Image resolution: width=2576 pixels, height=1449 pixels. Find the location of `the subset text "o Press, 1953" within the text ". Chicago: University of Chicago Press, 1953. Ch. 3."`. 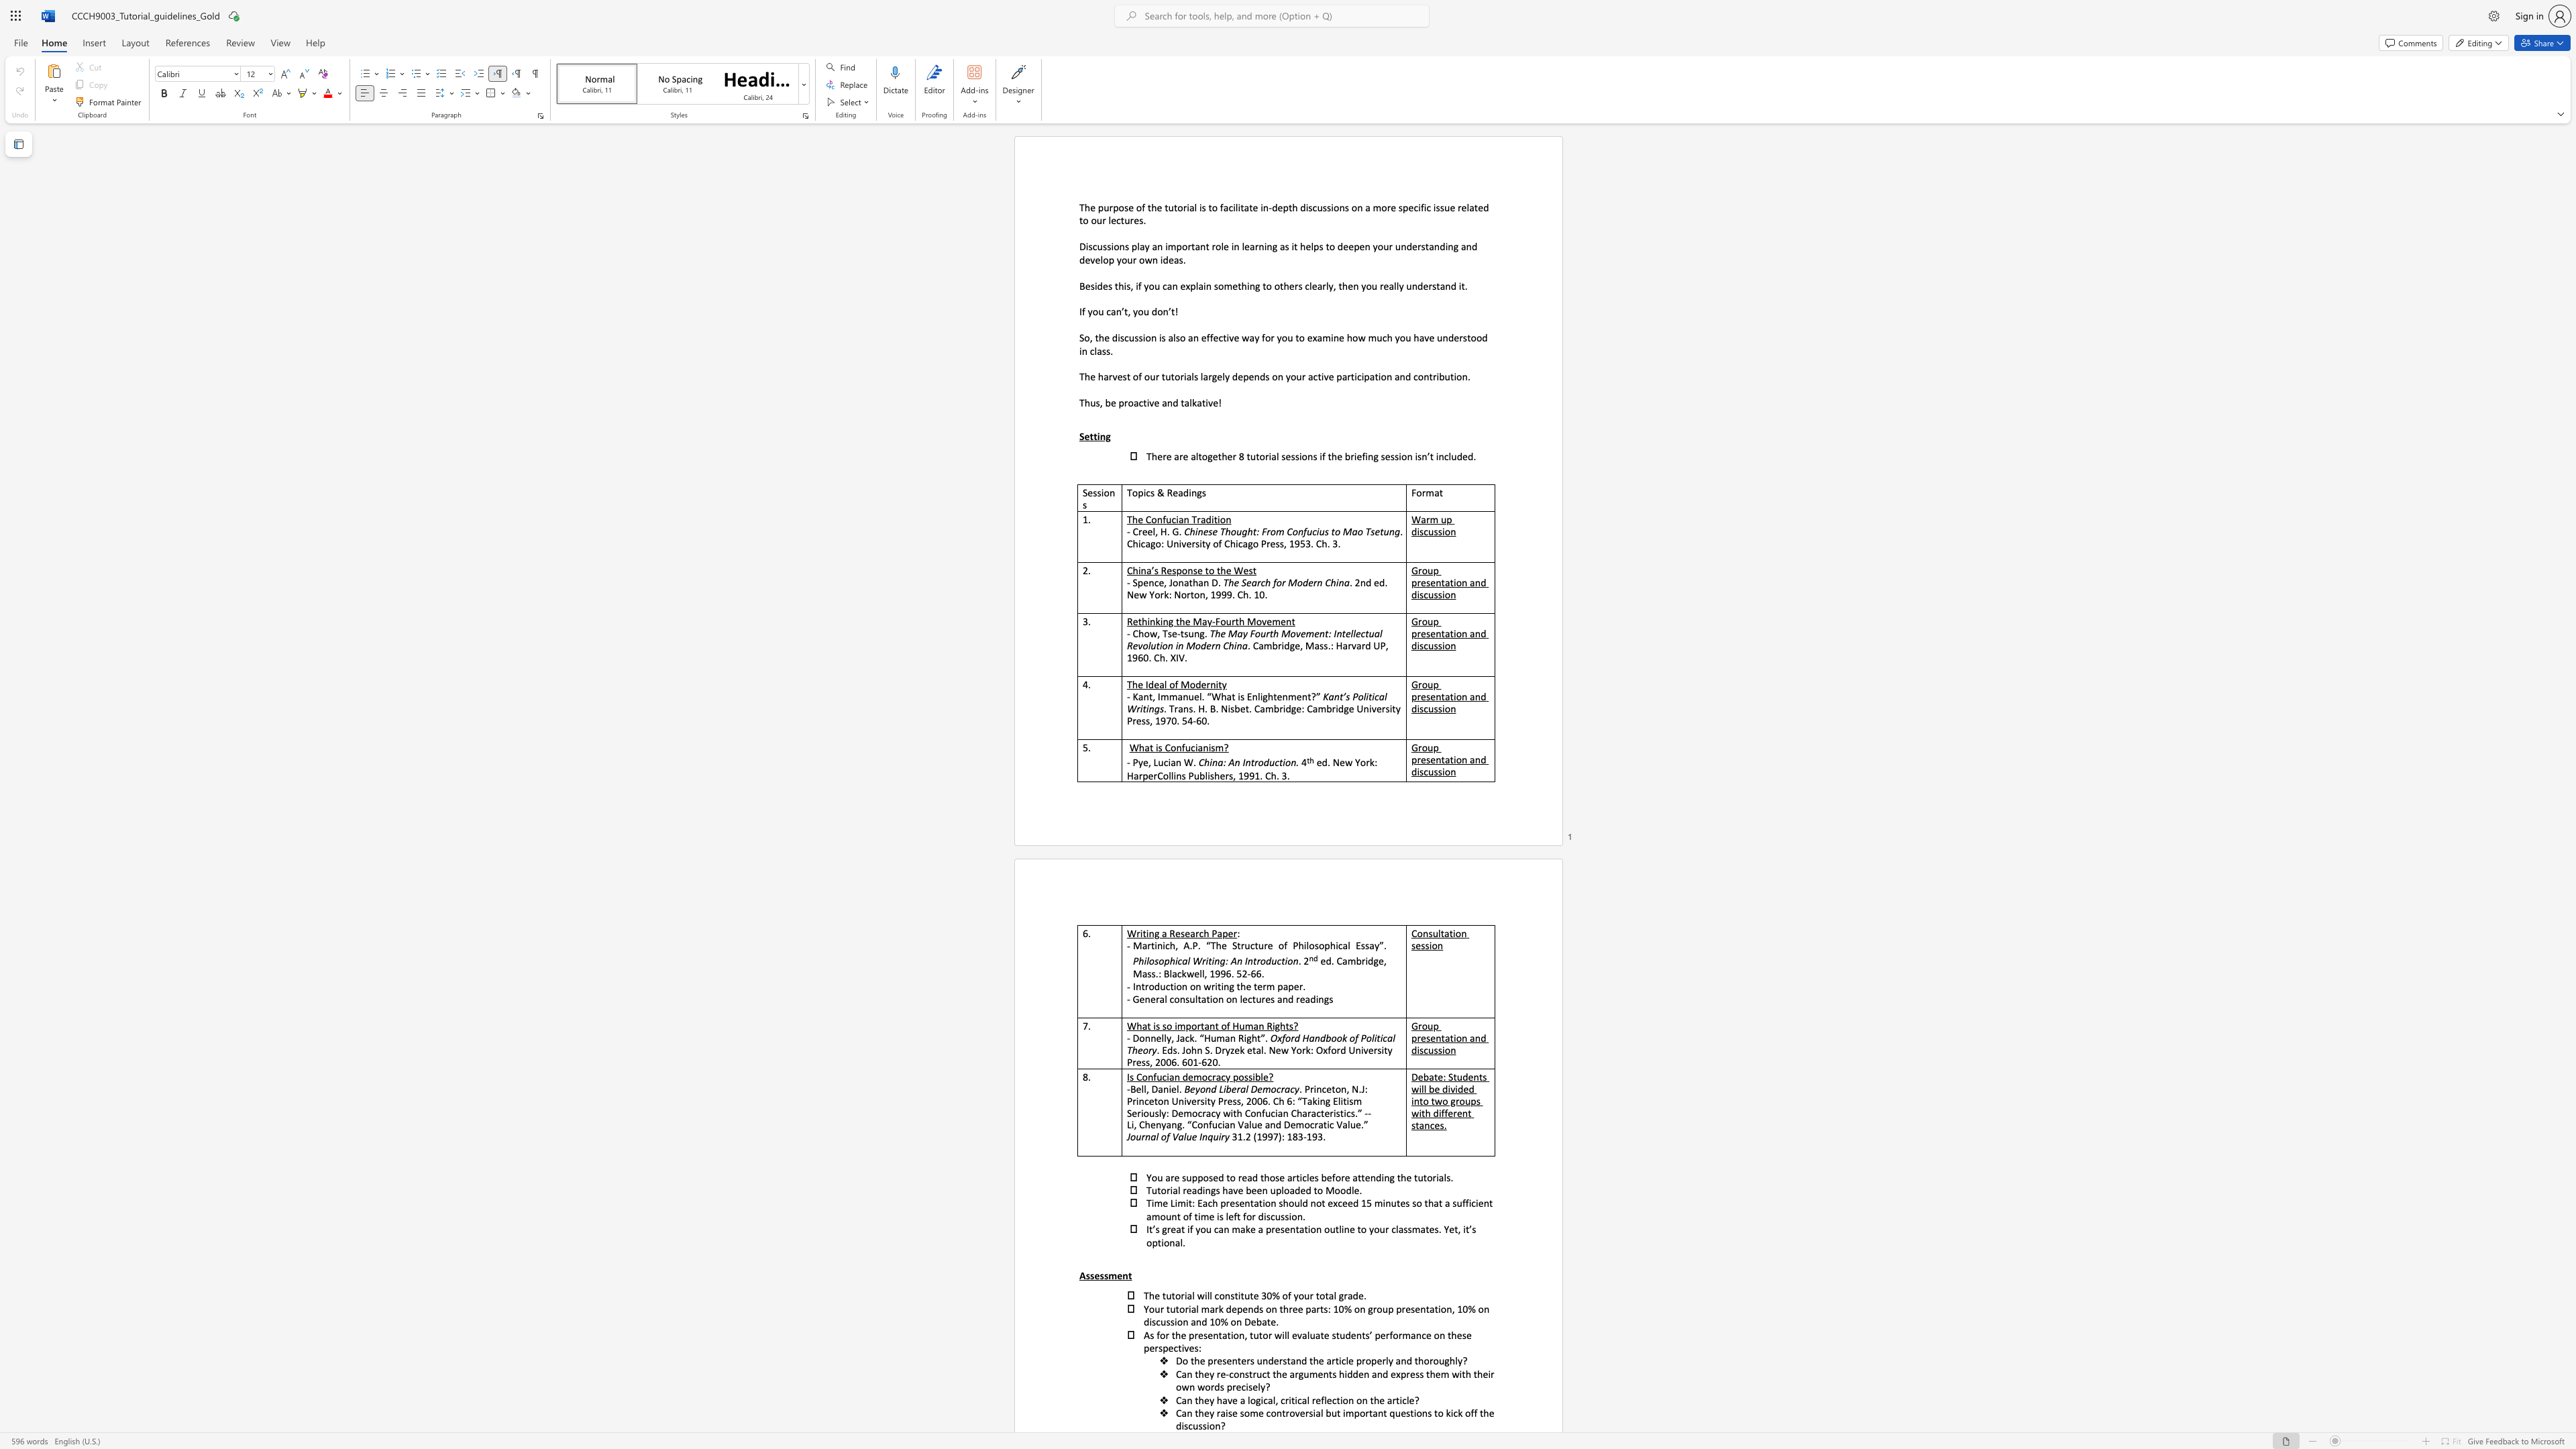

the subset text "o Press, 1953" within the text ". Chicago: University of Chicago Press, 1953. Ch. 3." is located at coordinates (1252, 543).